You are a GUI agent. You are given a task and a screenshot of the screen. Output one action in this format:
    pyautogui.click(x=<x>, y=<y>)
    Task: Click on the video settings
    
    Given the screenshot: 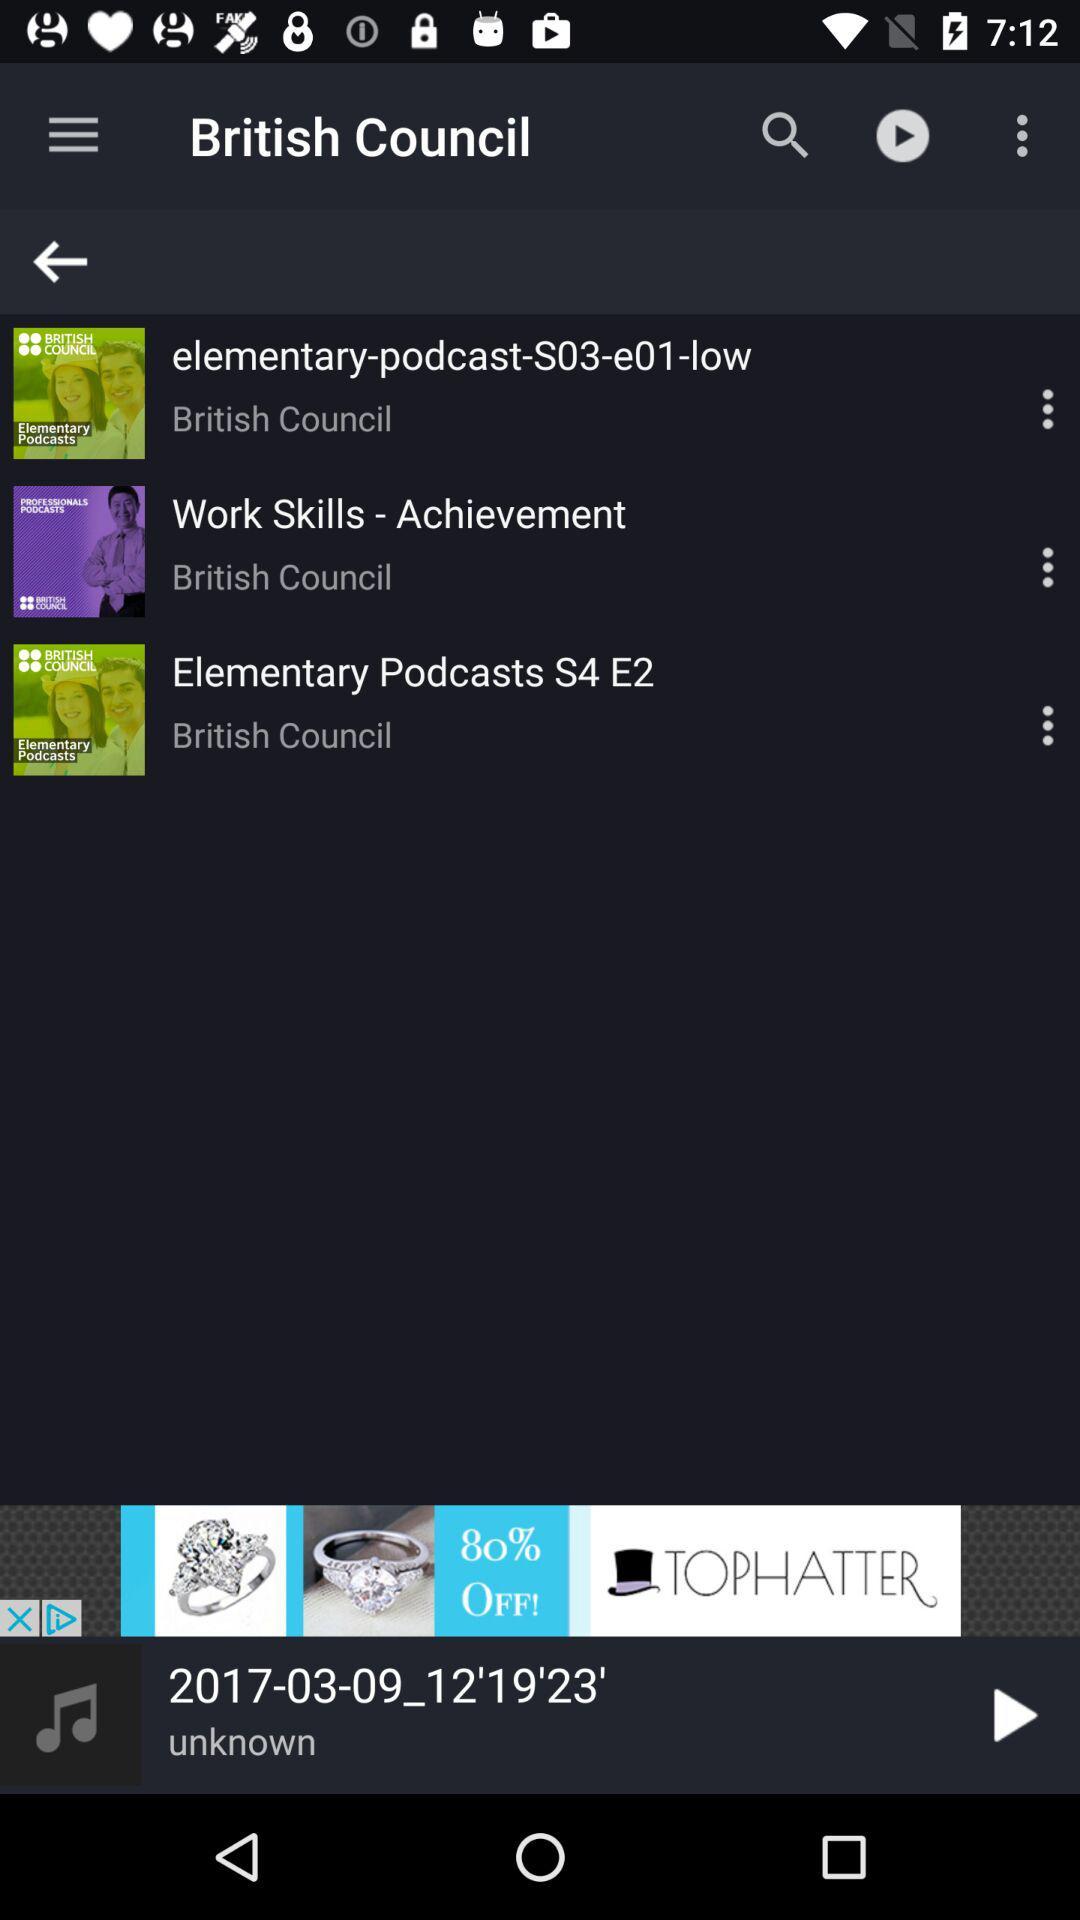 What is the action you would take?
    pyautogui.click(x=1013, y=551)
    